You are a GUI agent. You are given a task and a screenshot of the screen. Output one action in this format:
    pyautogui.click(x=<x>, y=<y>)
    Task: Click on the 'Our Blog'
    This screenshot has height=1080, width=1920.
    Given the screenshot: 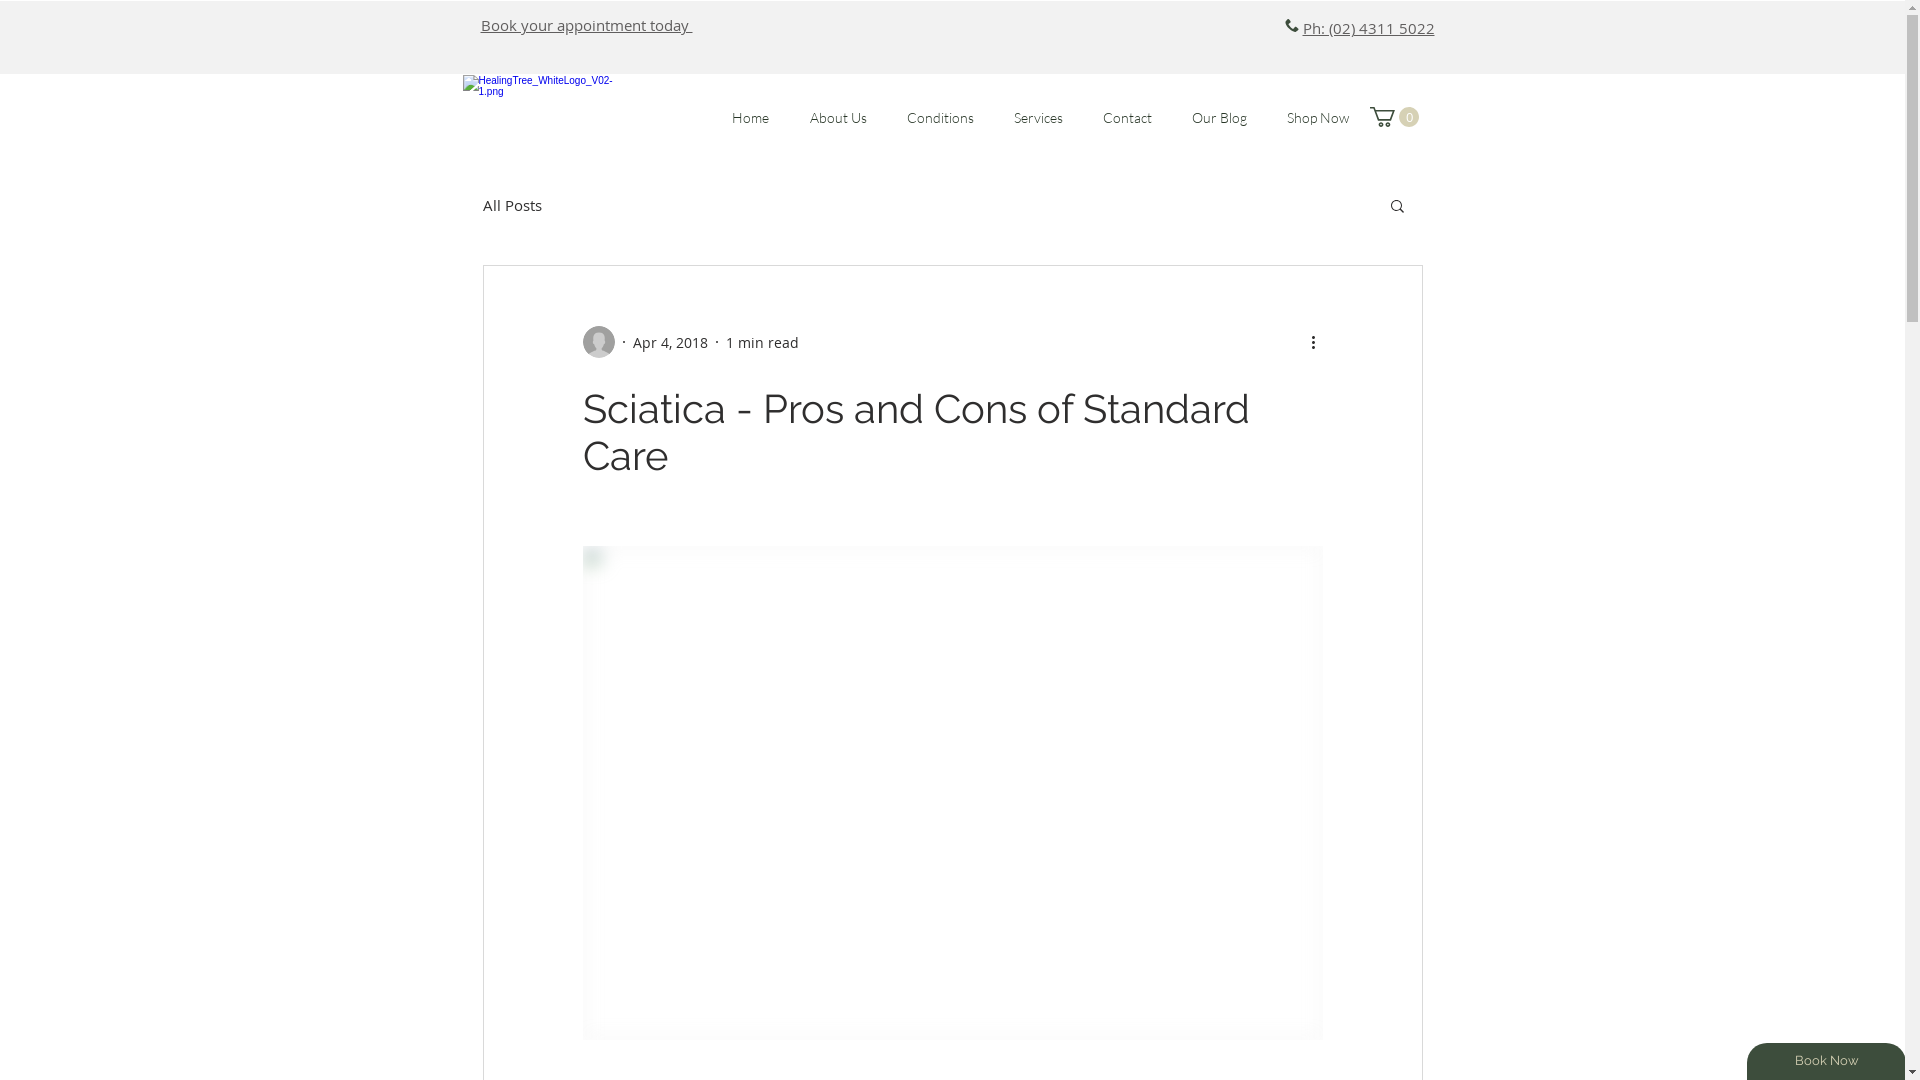 What is the action you would take?
    pyautogui.click(x=1218, y=117)
    